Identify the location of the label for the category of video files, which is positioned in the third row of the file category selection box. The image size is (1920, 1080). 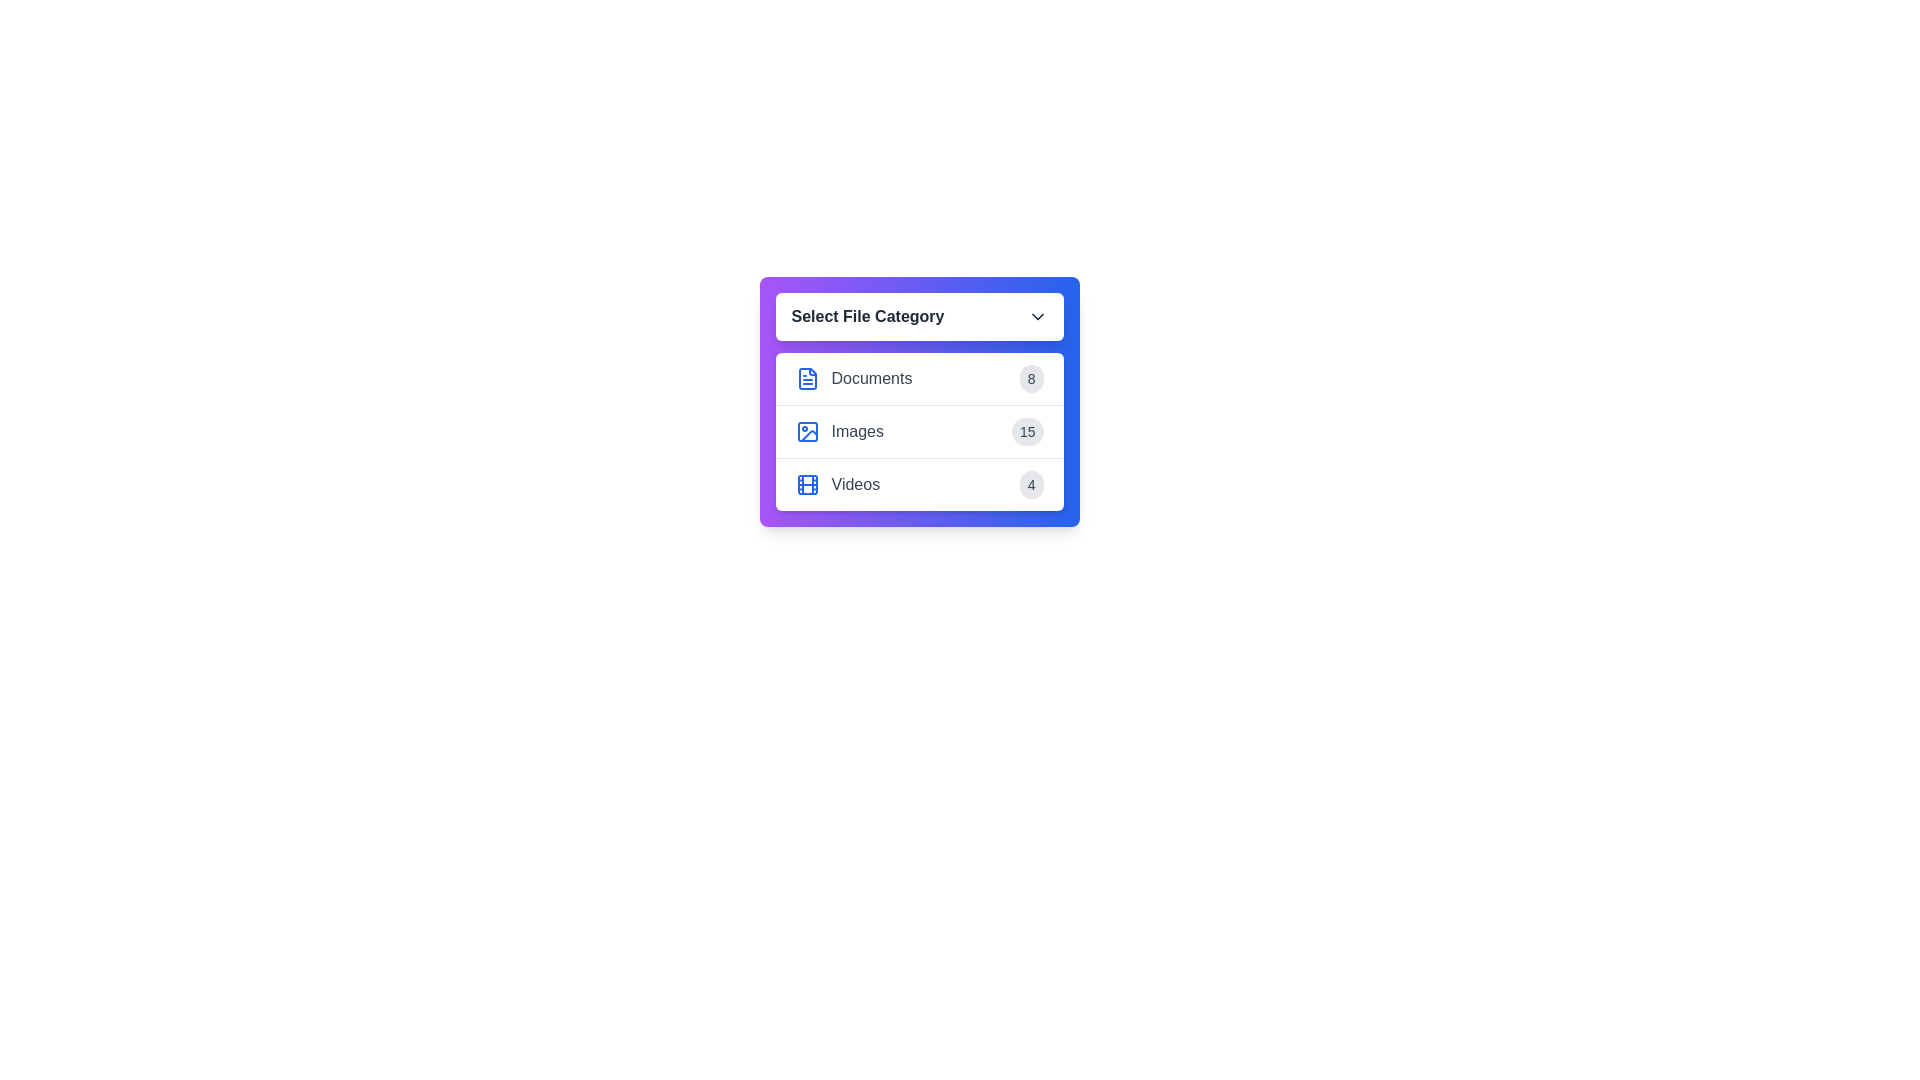
(837, 485).